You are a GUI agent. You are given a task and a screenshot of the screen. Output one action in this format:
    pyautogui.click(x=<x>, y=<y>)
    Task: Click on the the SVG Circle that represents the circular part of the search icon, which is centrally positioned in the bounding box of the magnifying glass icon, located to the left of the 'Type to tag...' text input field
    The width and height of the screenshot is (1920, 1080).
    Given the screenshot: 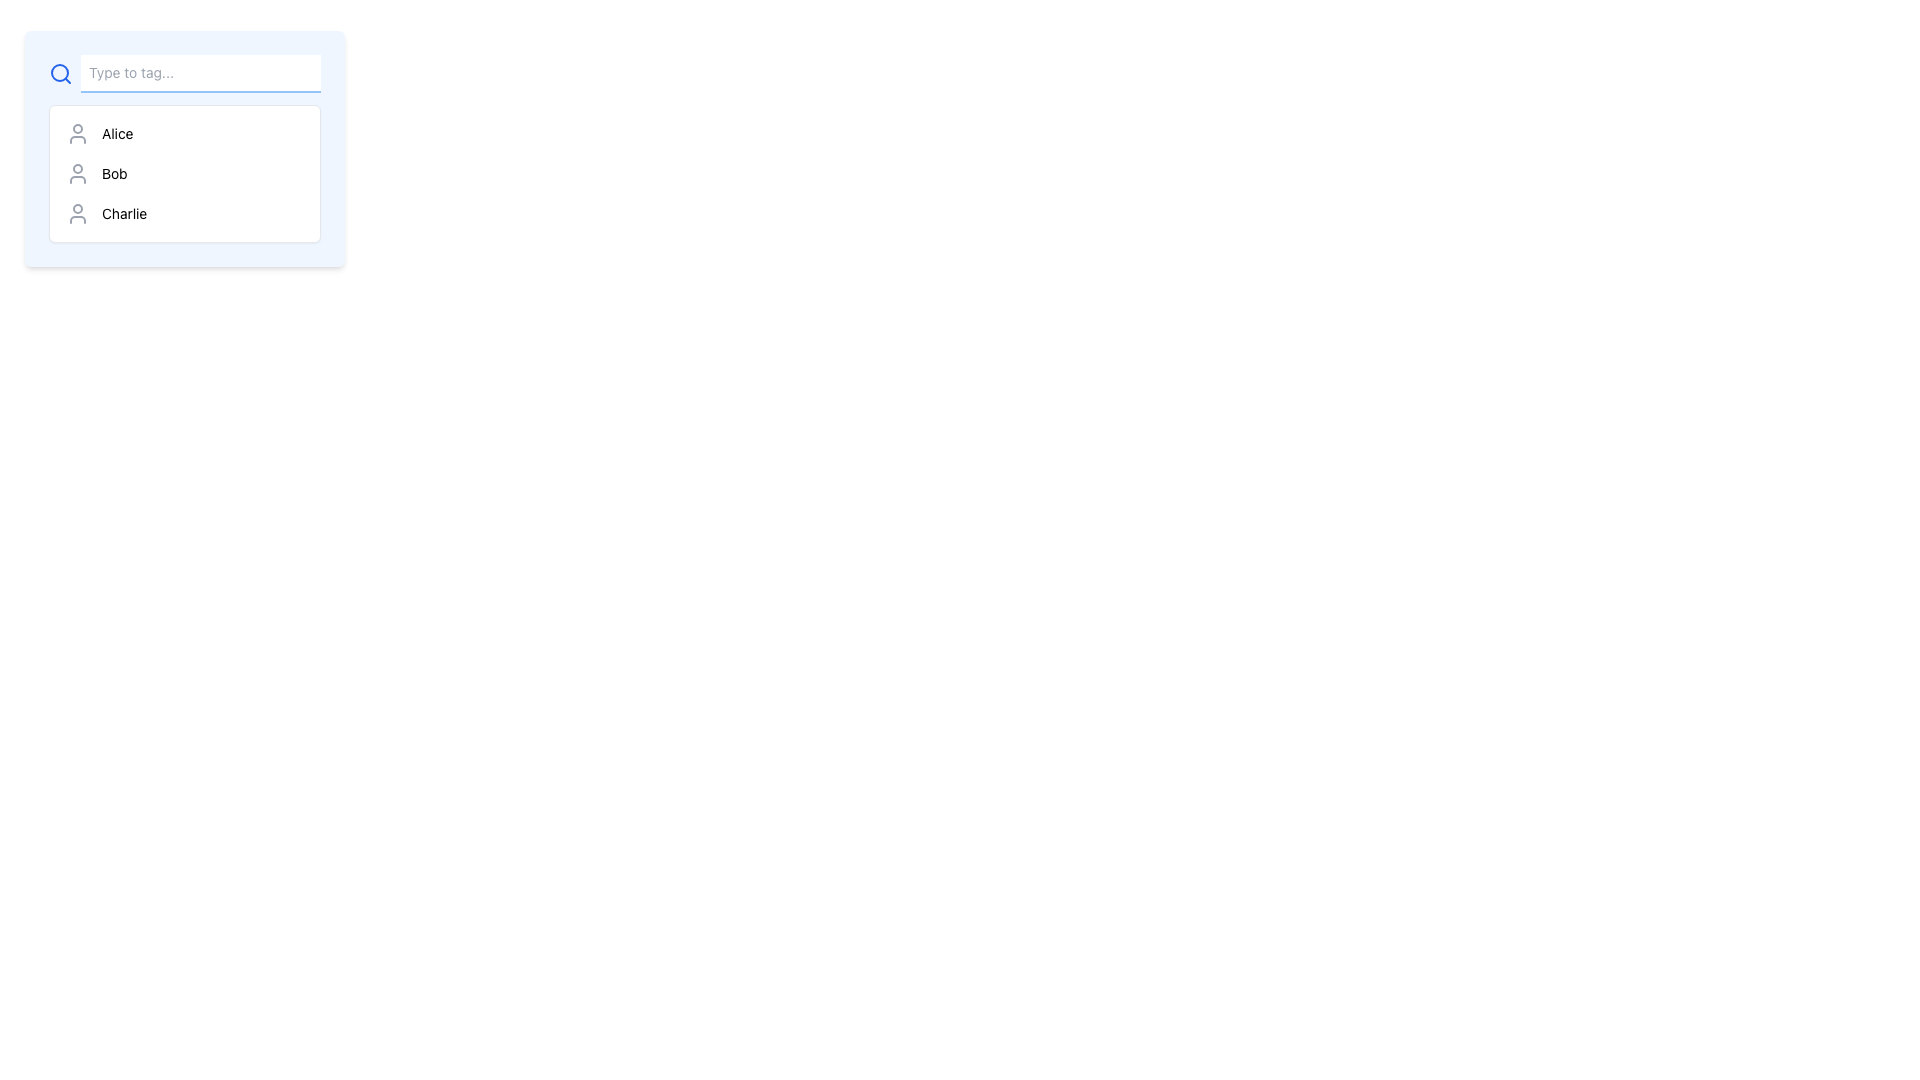 What is the action you would take?
    pyautogui.click(x=59, y=72)
    